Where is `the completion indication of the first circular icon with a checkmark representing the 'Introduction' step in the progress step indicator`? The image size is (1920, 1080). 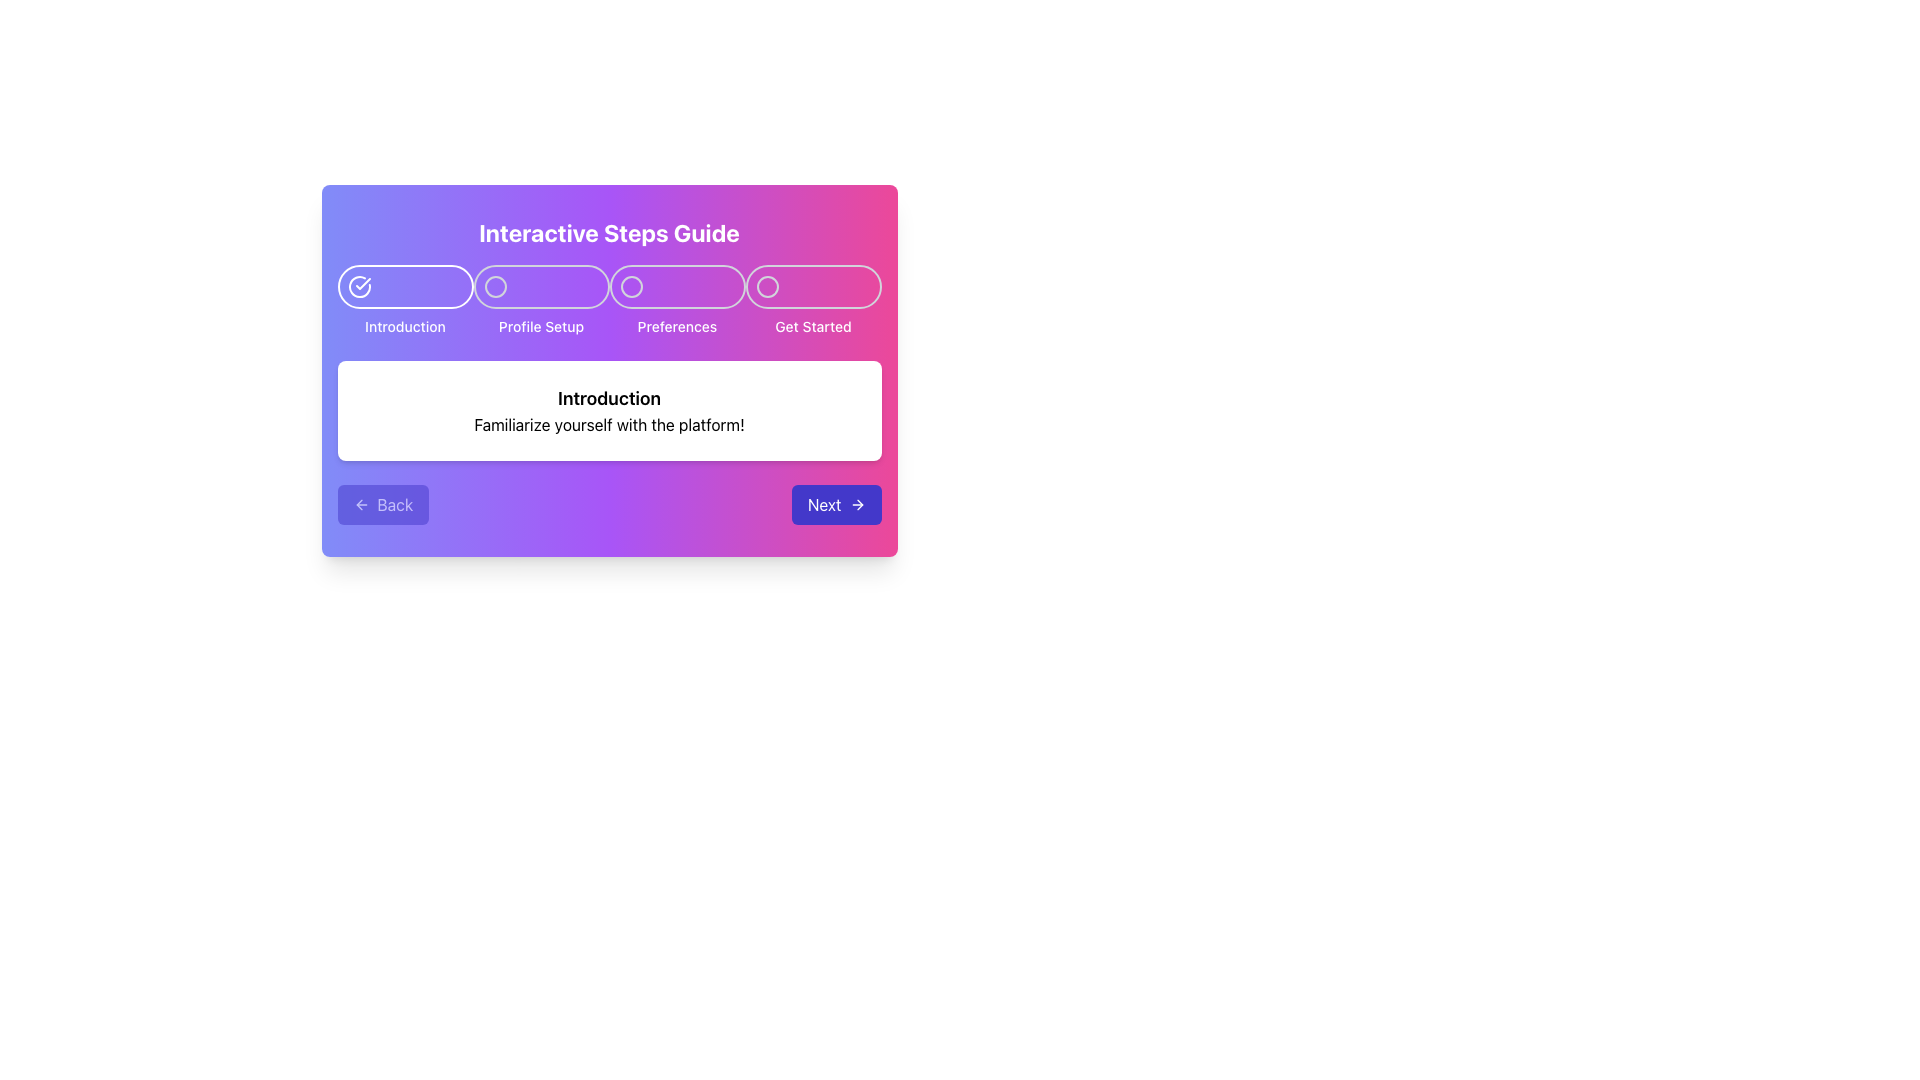 the completion indication of the first circular icon with a checkmark representing the 'Introduction' step in the progress step indicator is located at coordinates (359, 286).